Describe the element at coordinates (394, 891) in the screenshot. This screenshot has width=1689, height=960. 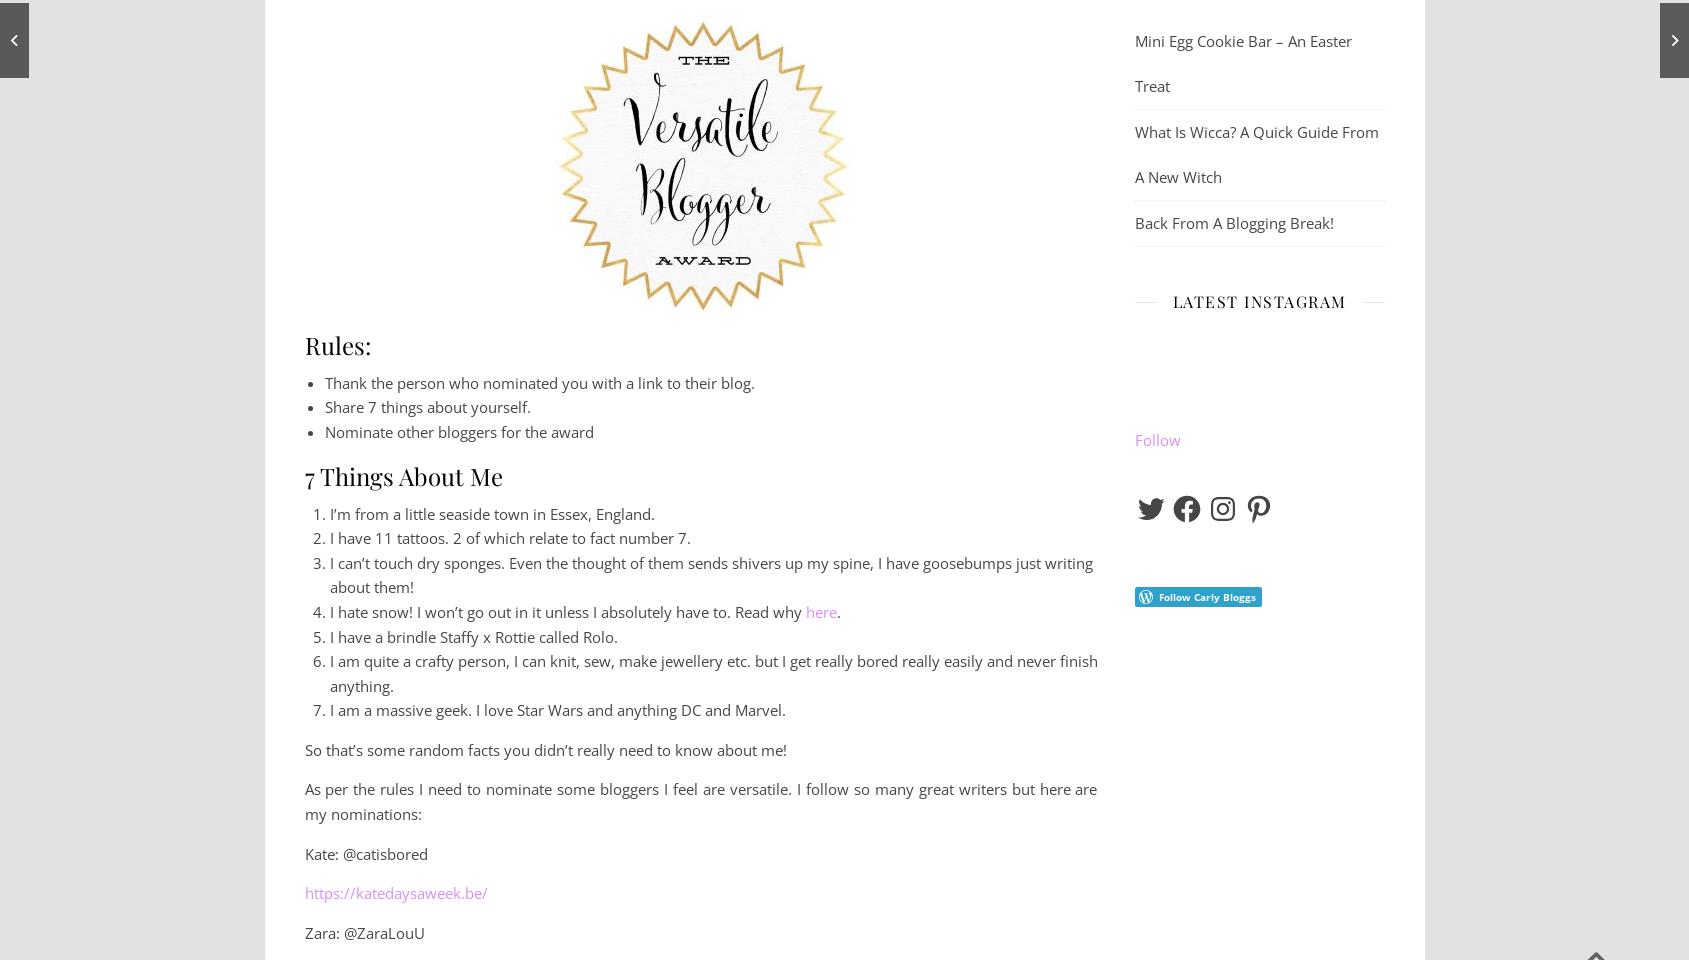
I see `'https://katedaysaweek.be/'` at that location.